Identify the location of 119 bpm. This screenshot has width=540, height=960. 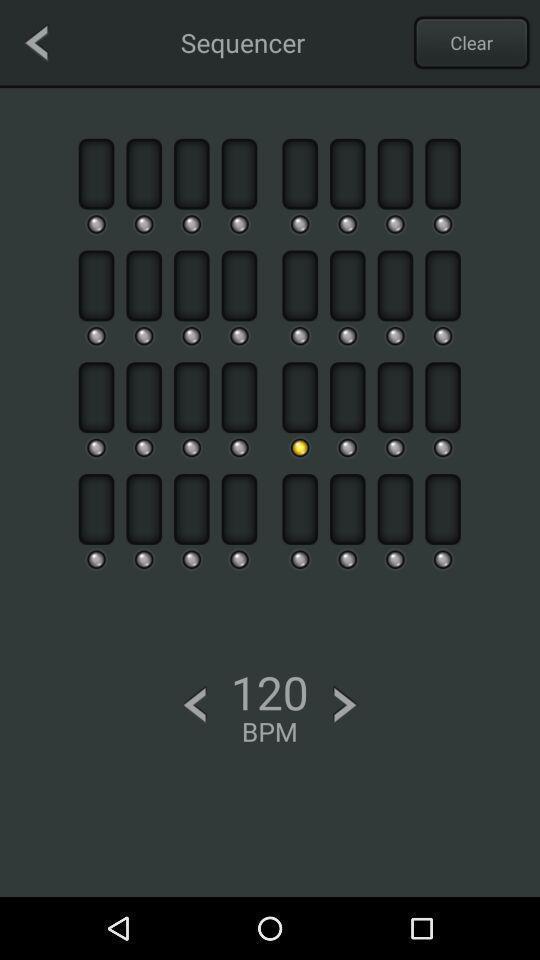
(194, 705).